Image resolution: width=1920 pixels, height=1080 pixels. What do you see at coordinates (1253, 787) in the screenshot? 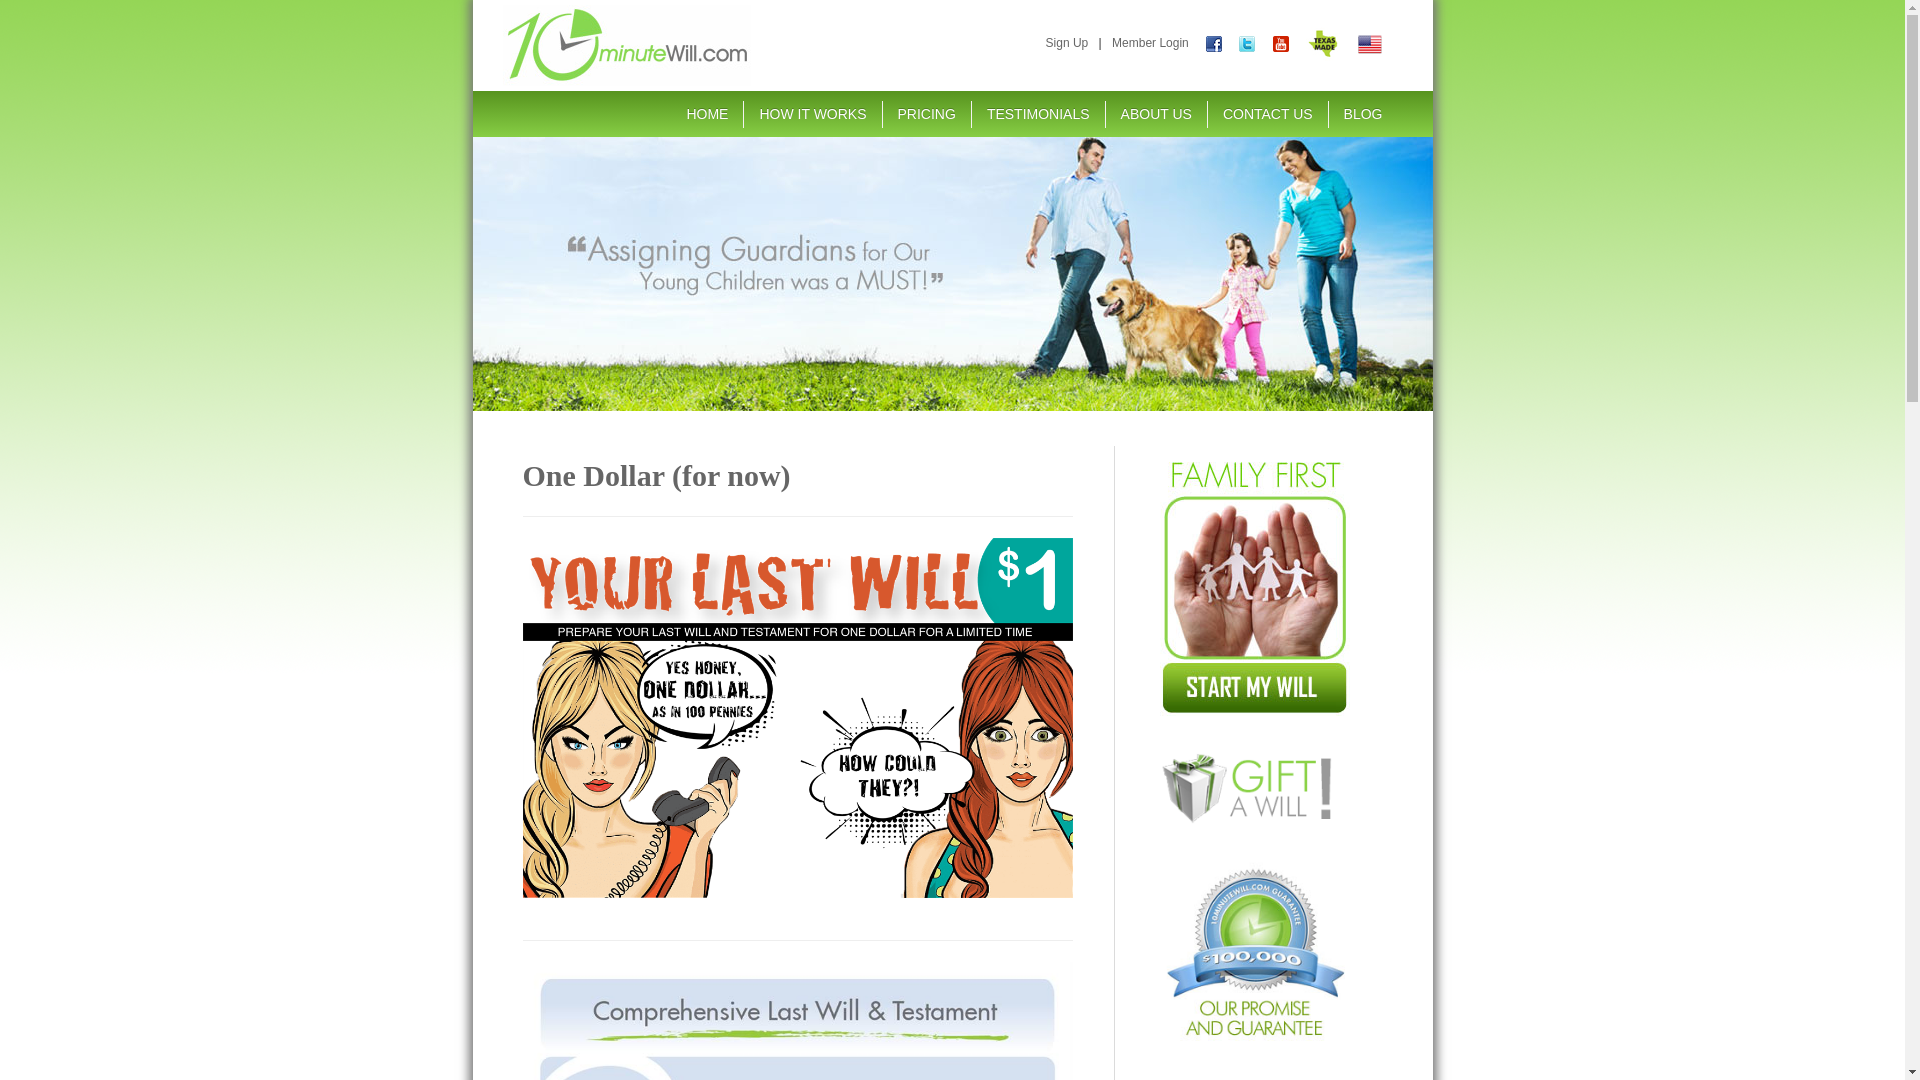
I see `'Gift A Will'` at bounding box center [1253, 787].